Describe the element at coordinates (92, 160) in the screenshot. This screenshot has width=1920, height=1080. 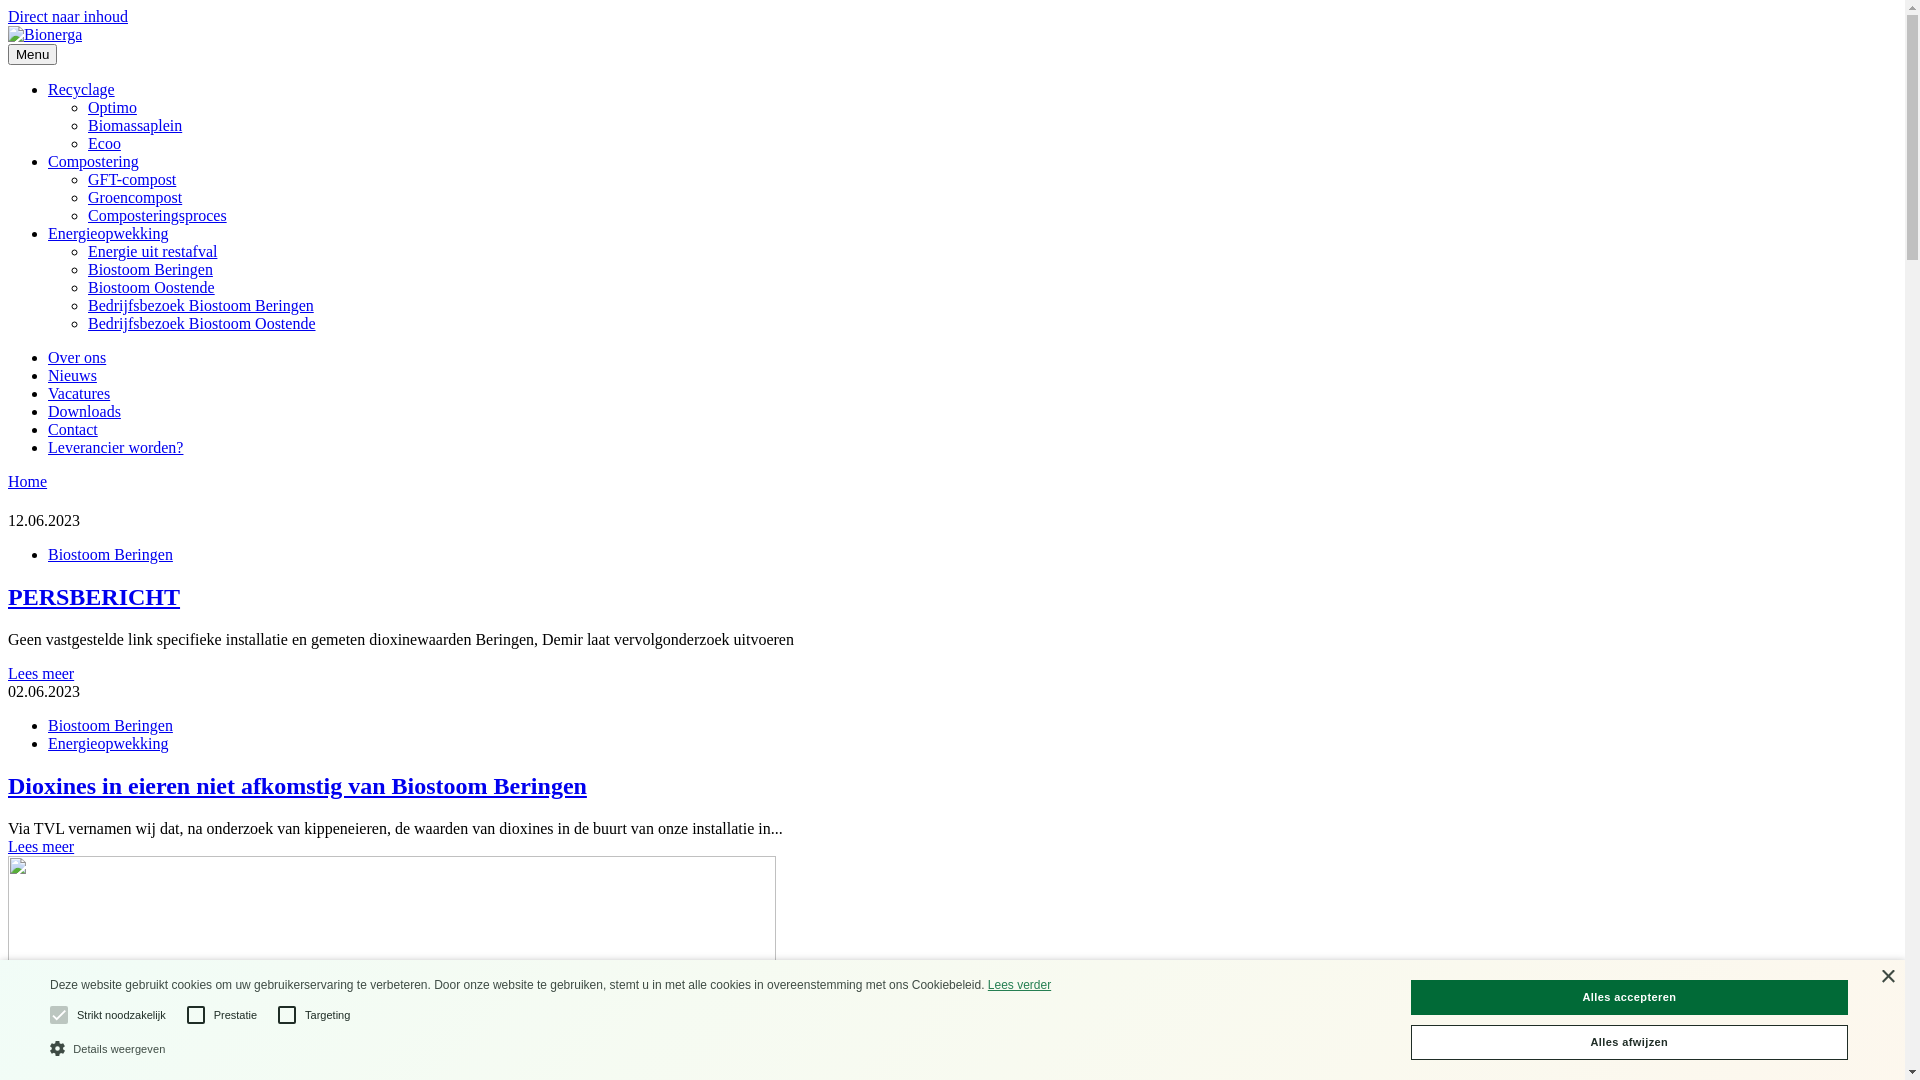
I see `'Compostering'` at that location.